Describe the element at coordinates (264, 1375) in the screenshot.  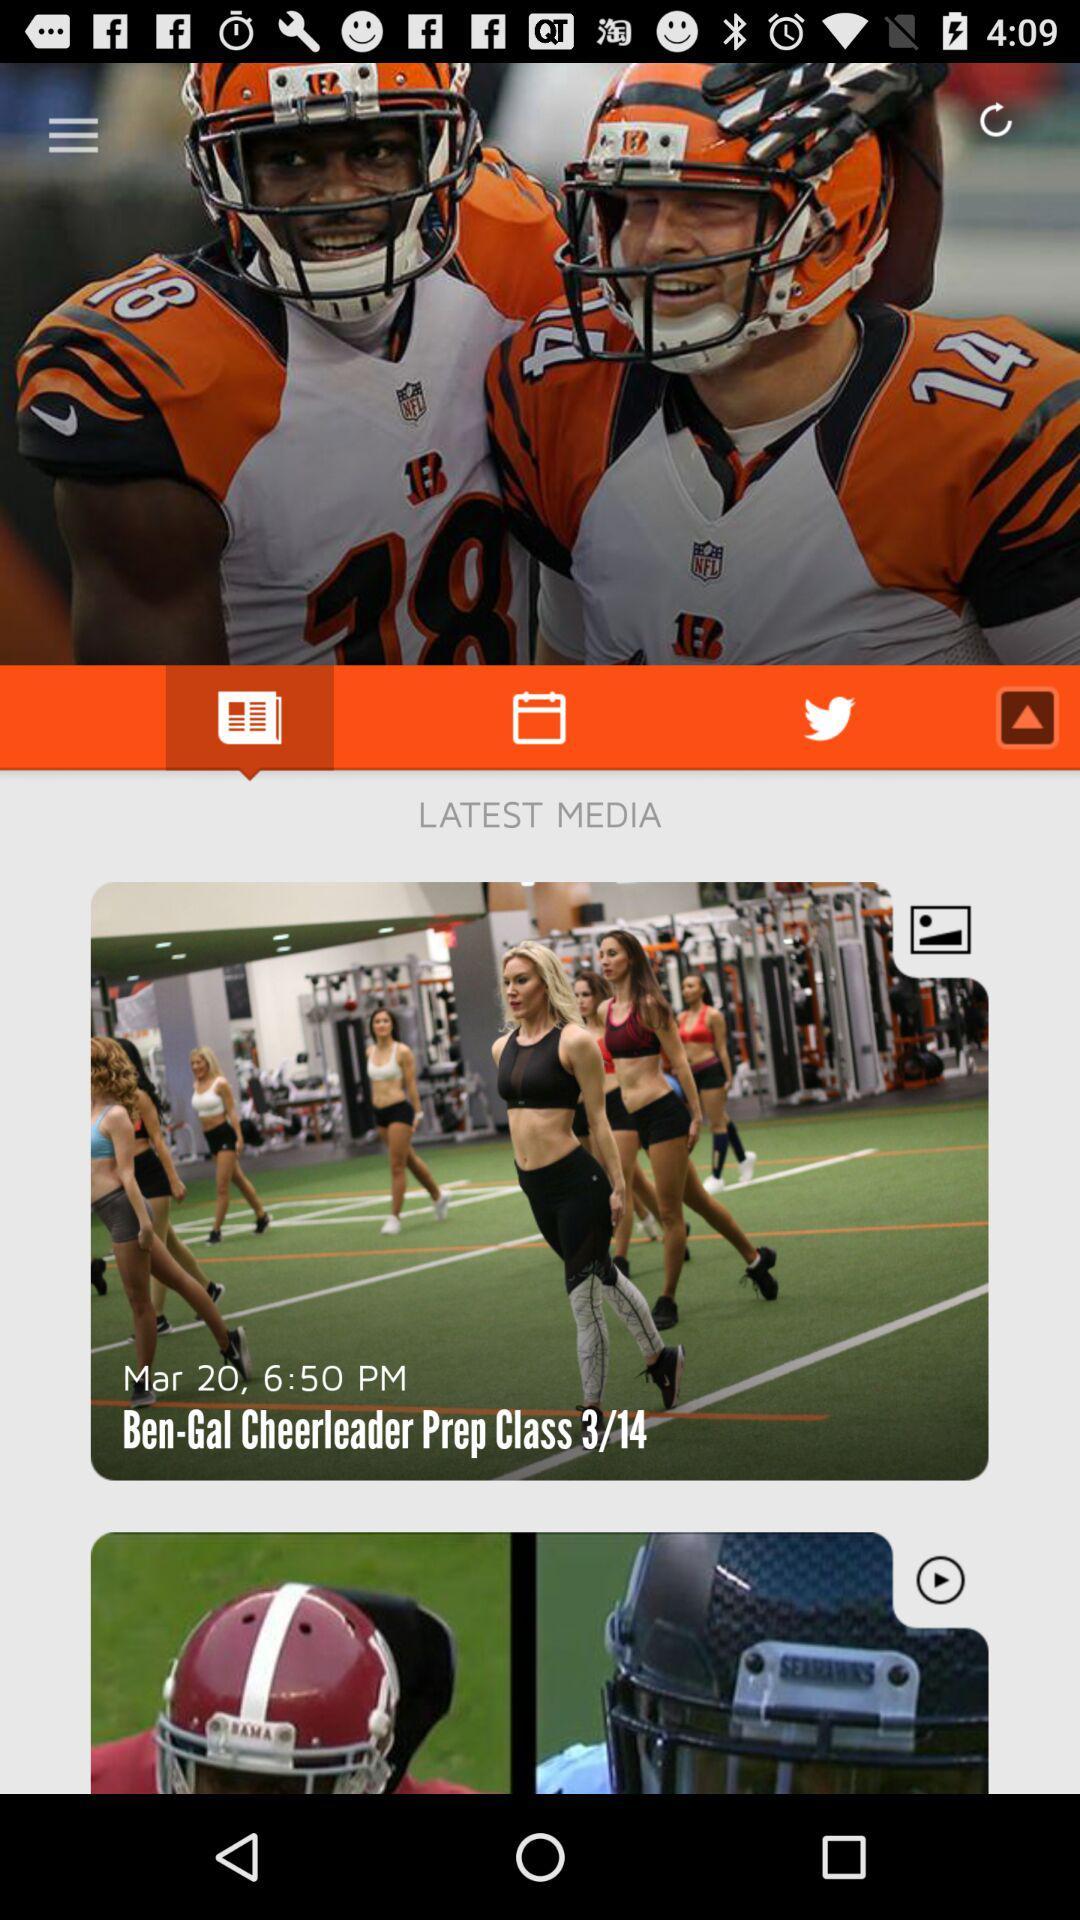
I see `the mar 20 6 item` at that location.